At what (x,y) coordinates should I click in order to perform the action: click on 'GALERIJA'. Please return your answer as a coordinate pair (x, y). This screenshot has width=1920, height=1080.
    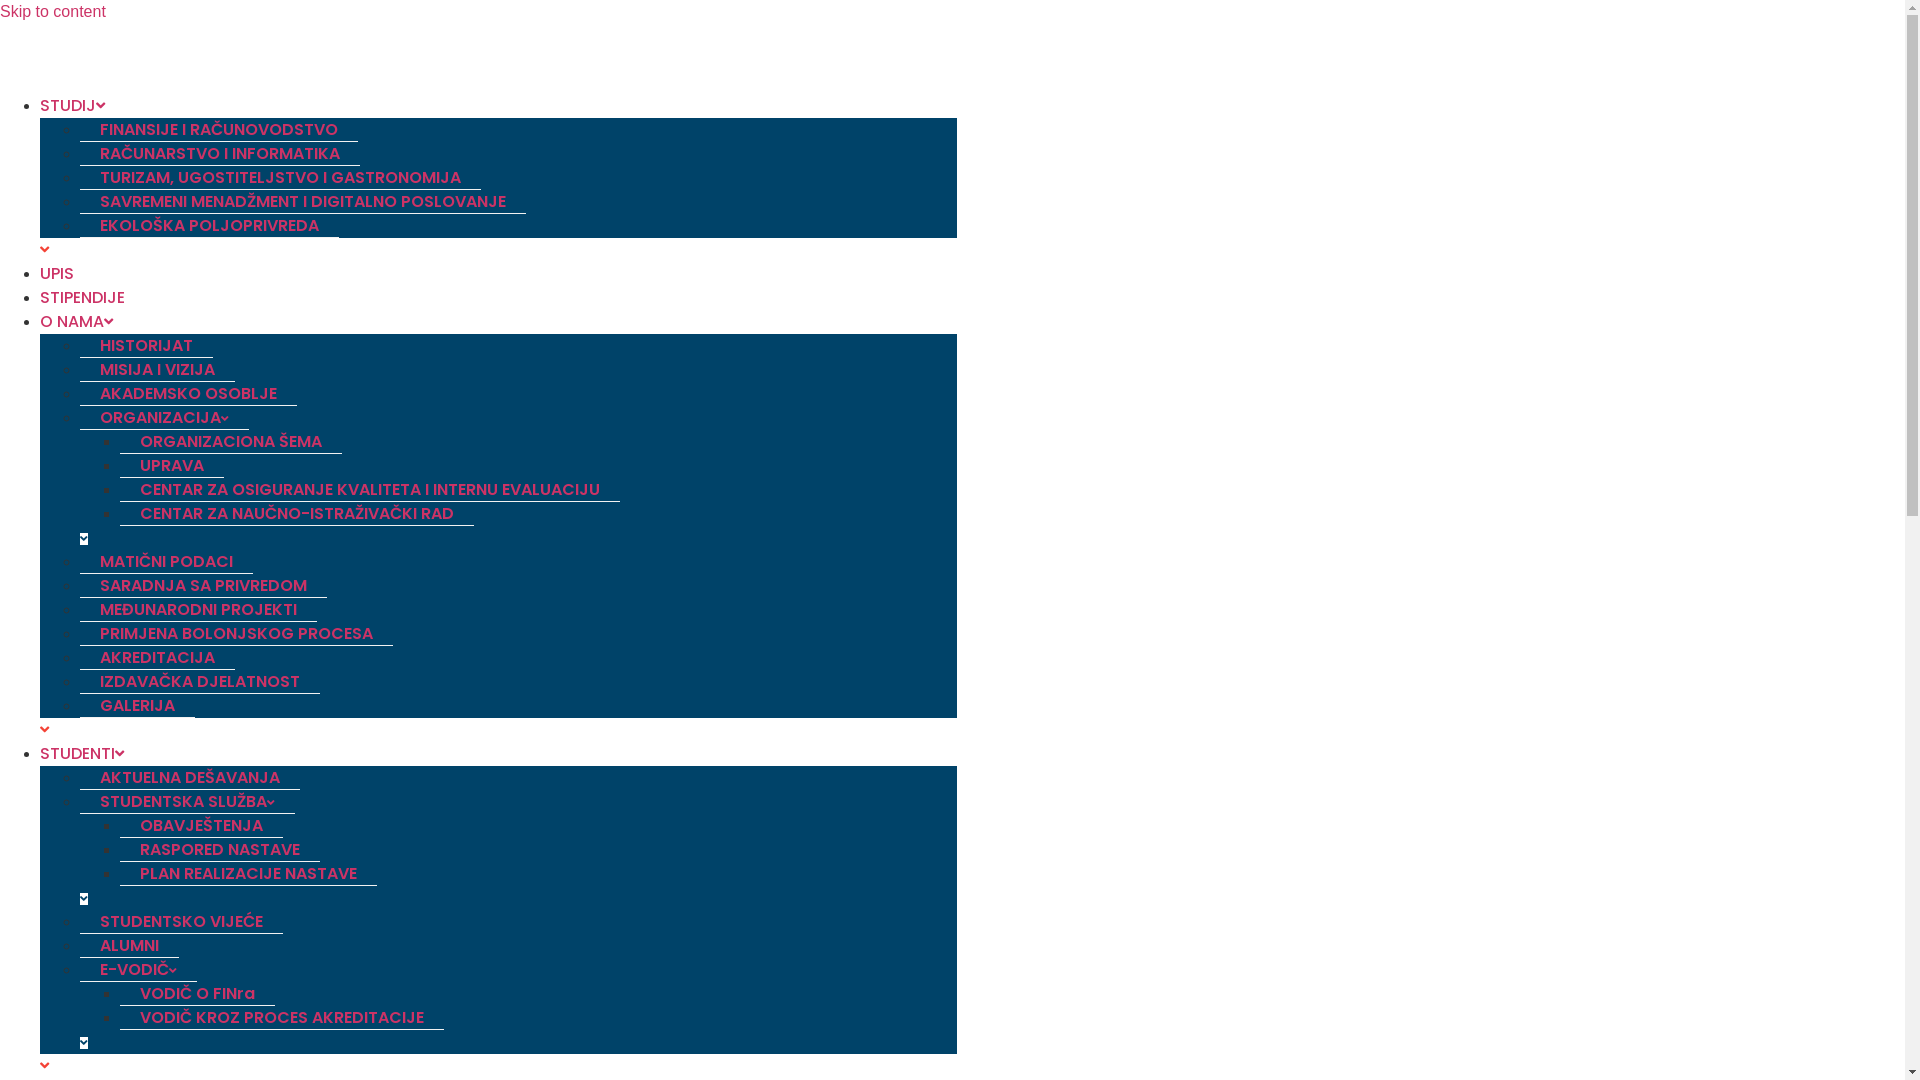
    Looking at the image, I should click on (136, 704).